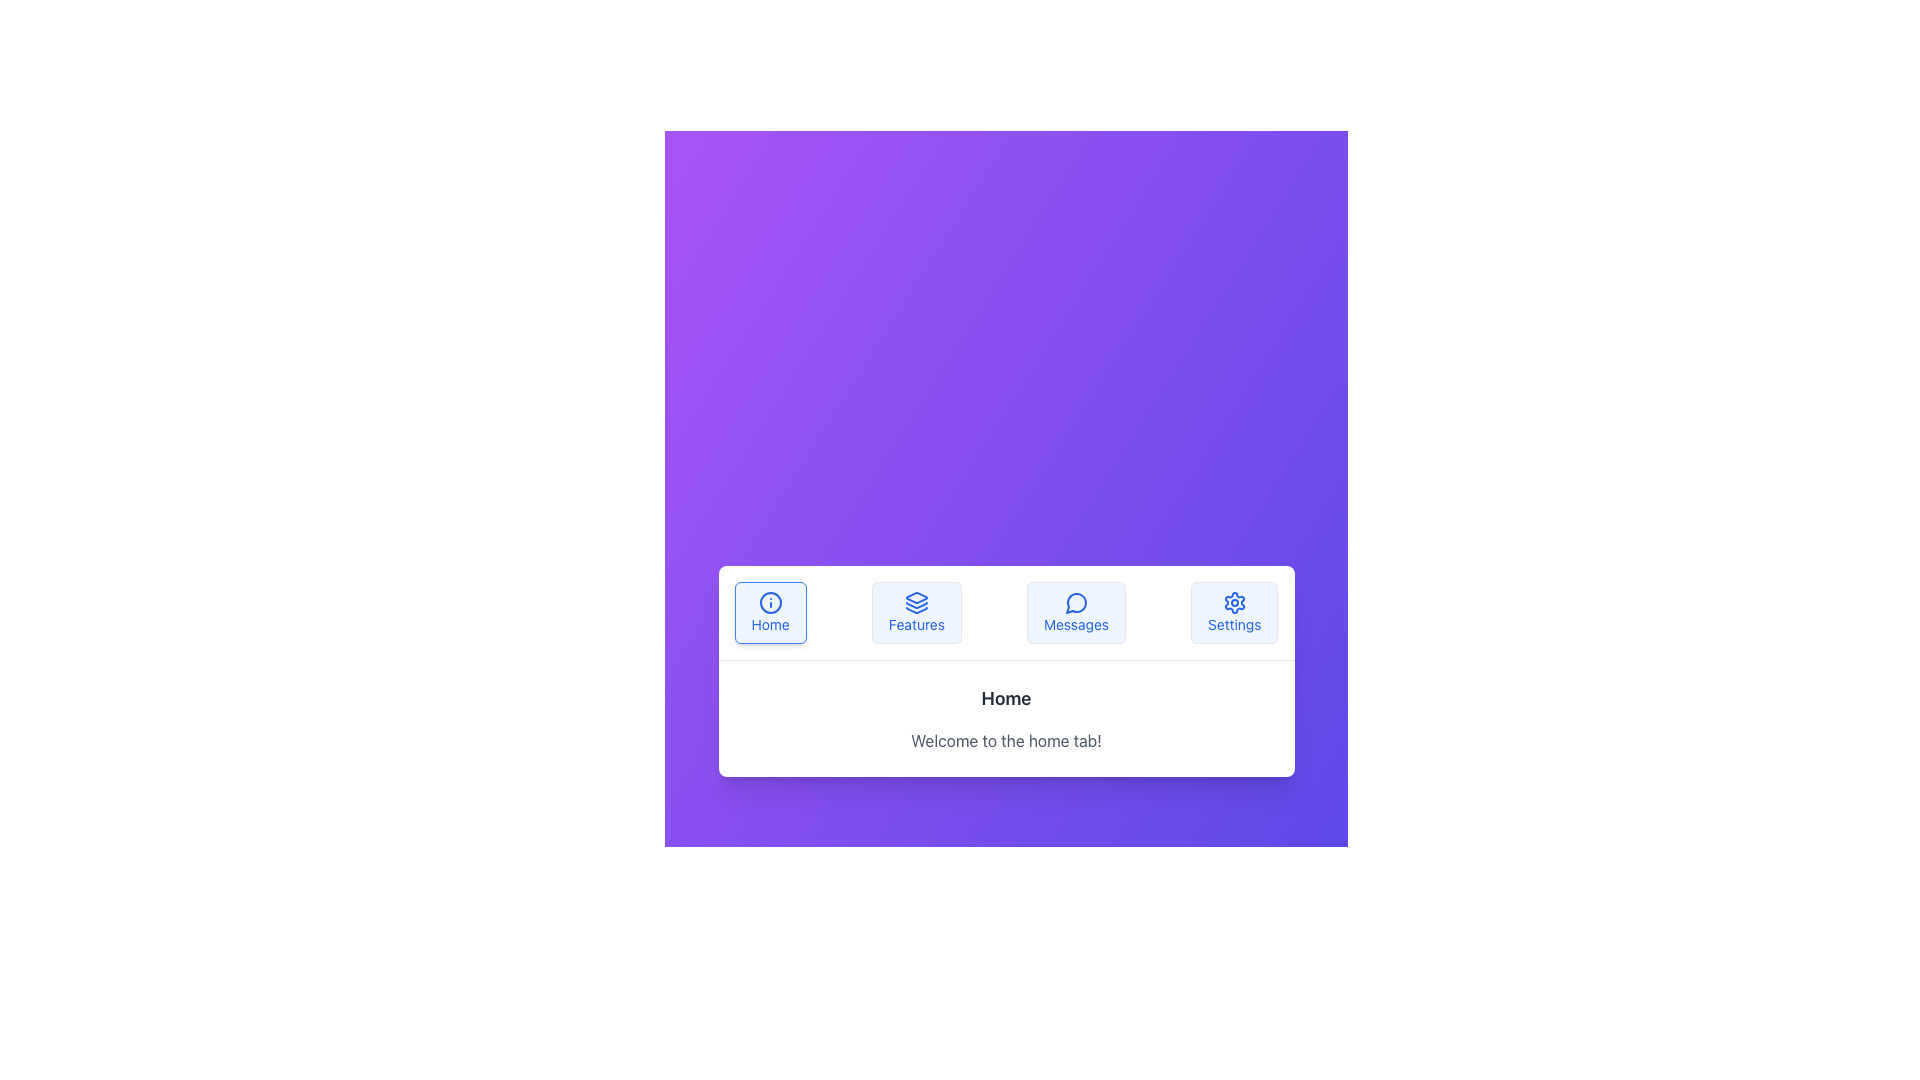  Describe the element at coordinates (915, 608) in the screenshot. I see `the 'Features' icon in the bottom navigation bar` at that location.